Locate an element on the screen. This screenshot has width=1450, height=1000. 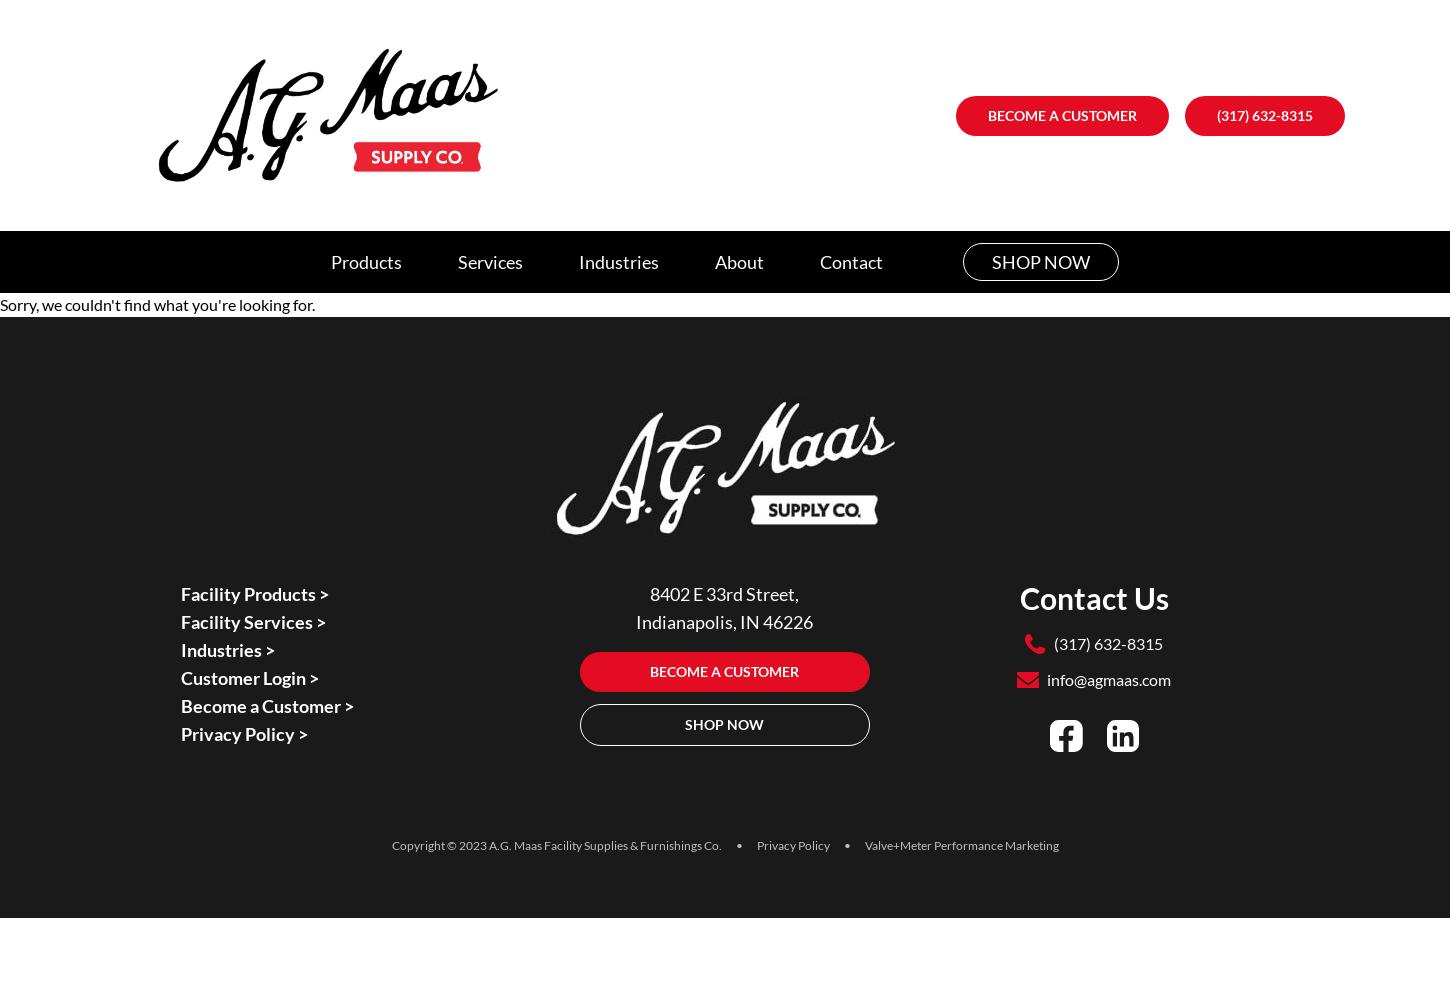
'Industries >' is located at coordinates (226, 650).